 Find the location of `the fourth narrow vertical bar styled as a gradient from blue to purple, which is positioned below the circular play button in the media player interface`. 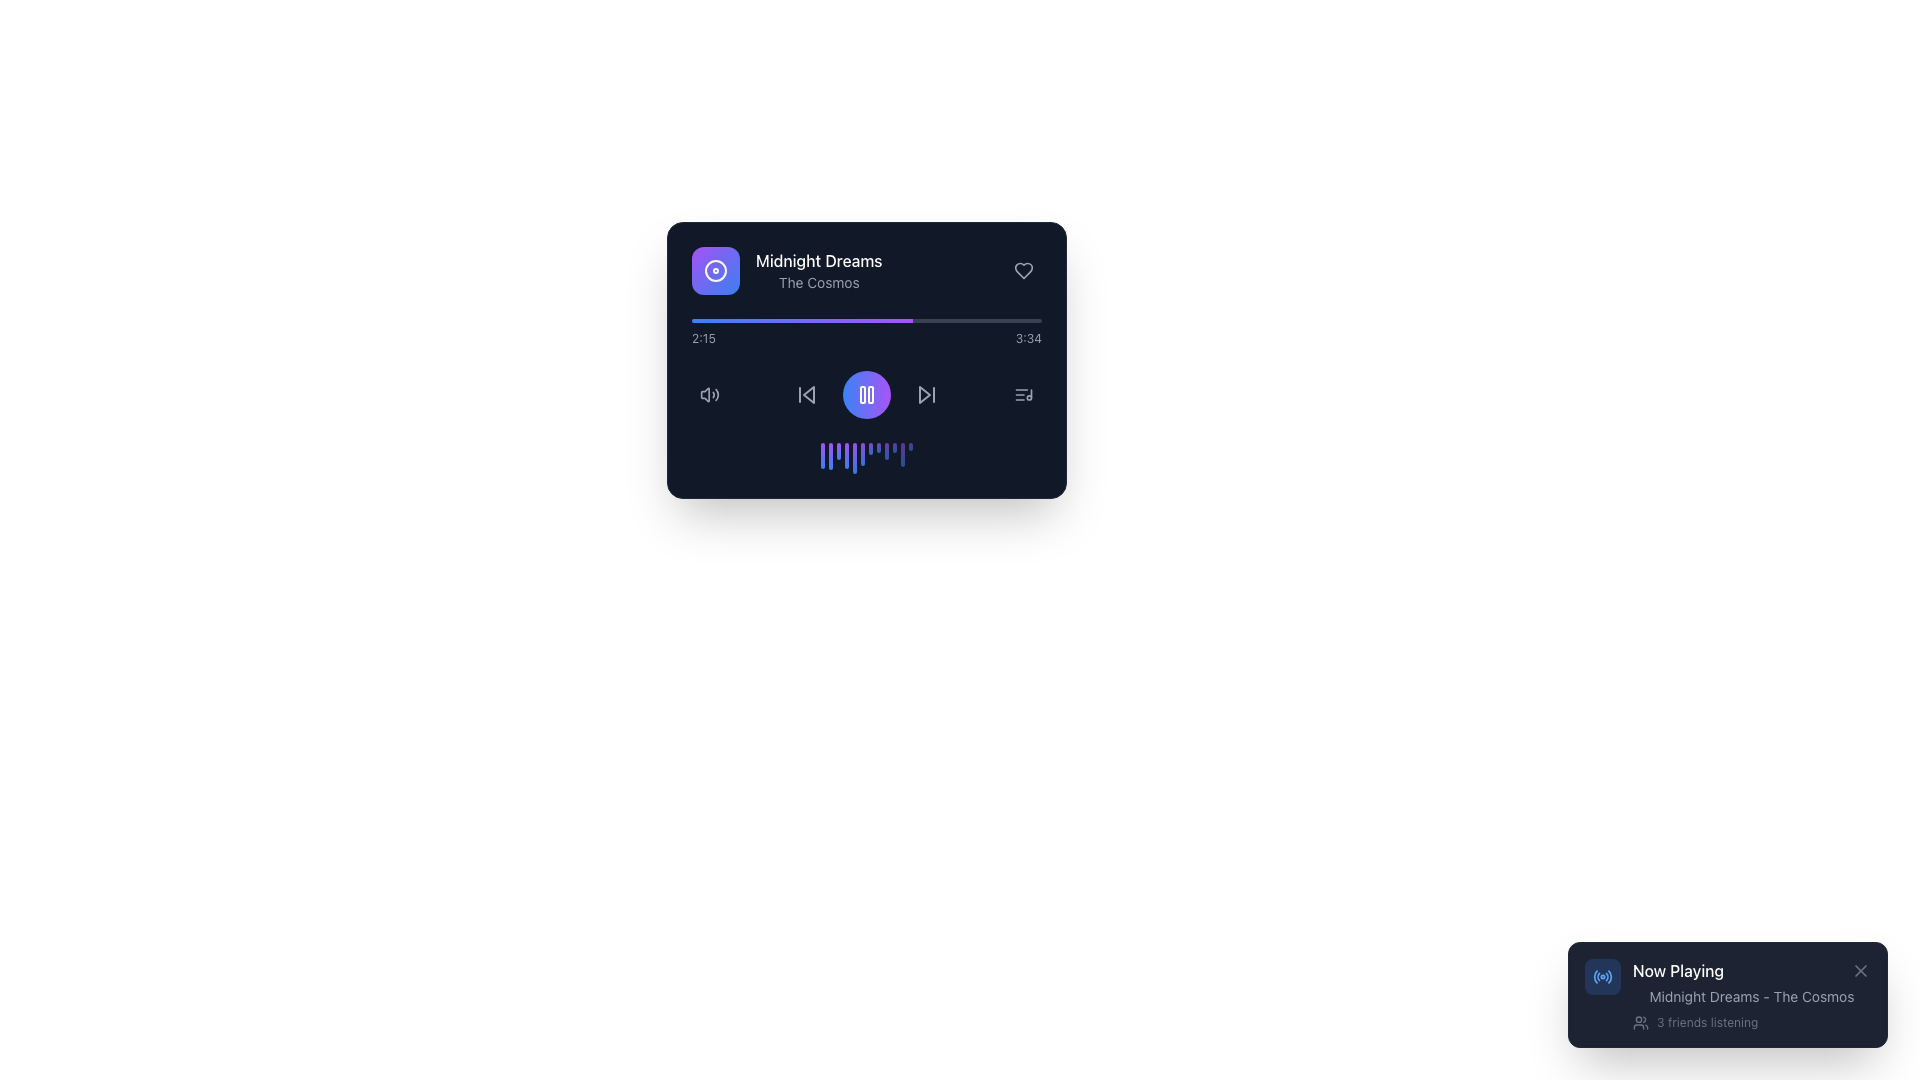

the fourth narrow vertical bar styled as a gradient from blue to purple, which is positioned below the circular play button in the media player interface is located at coordinates (846, 455).